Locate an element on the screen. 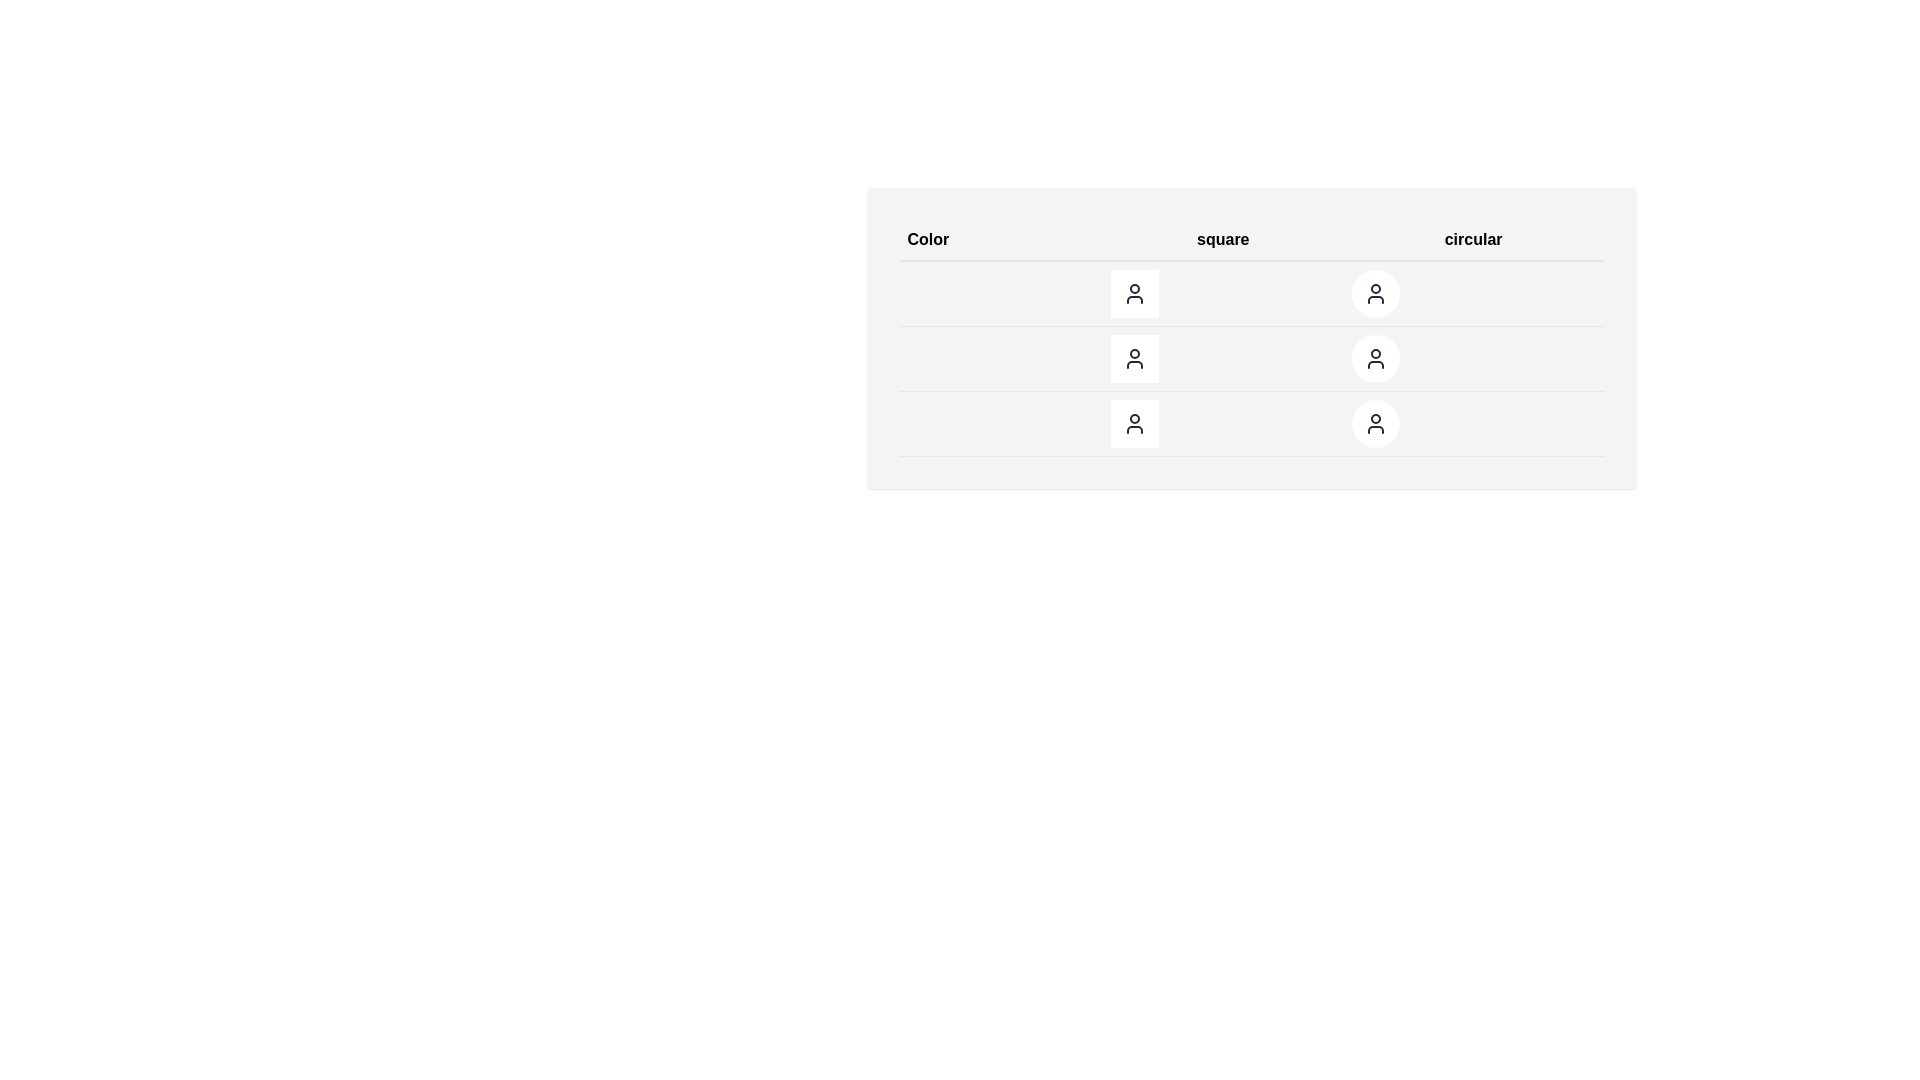 Image resolution: width=1920 pixels, height=1080 pixels. the table element that contains headers 'Color', 'square', and 'circular' to interact with it is located at coordinates (1250, 337).